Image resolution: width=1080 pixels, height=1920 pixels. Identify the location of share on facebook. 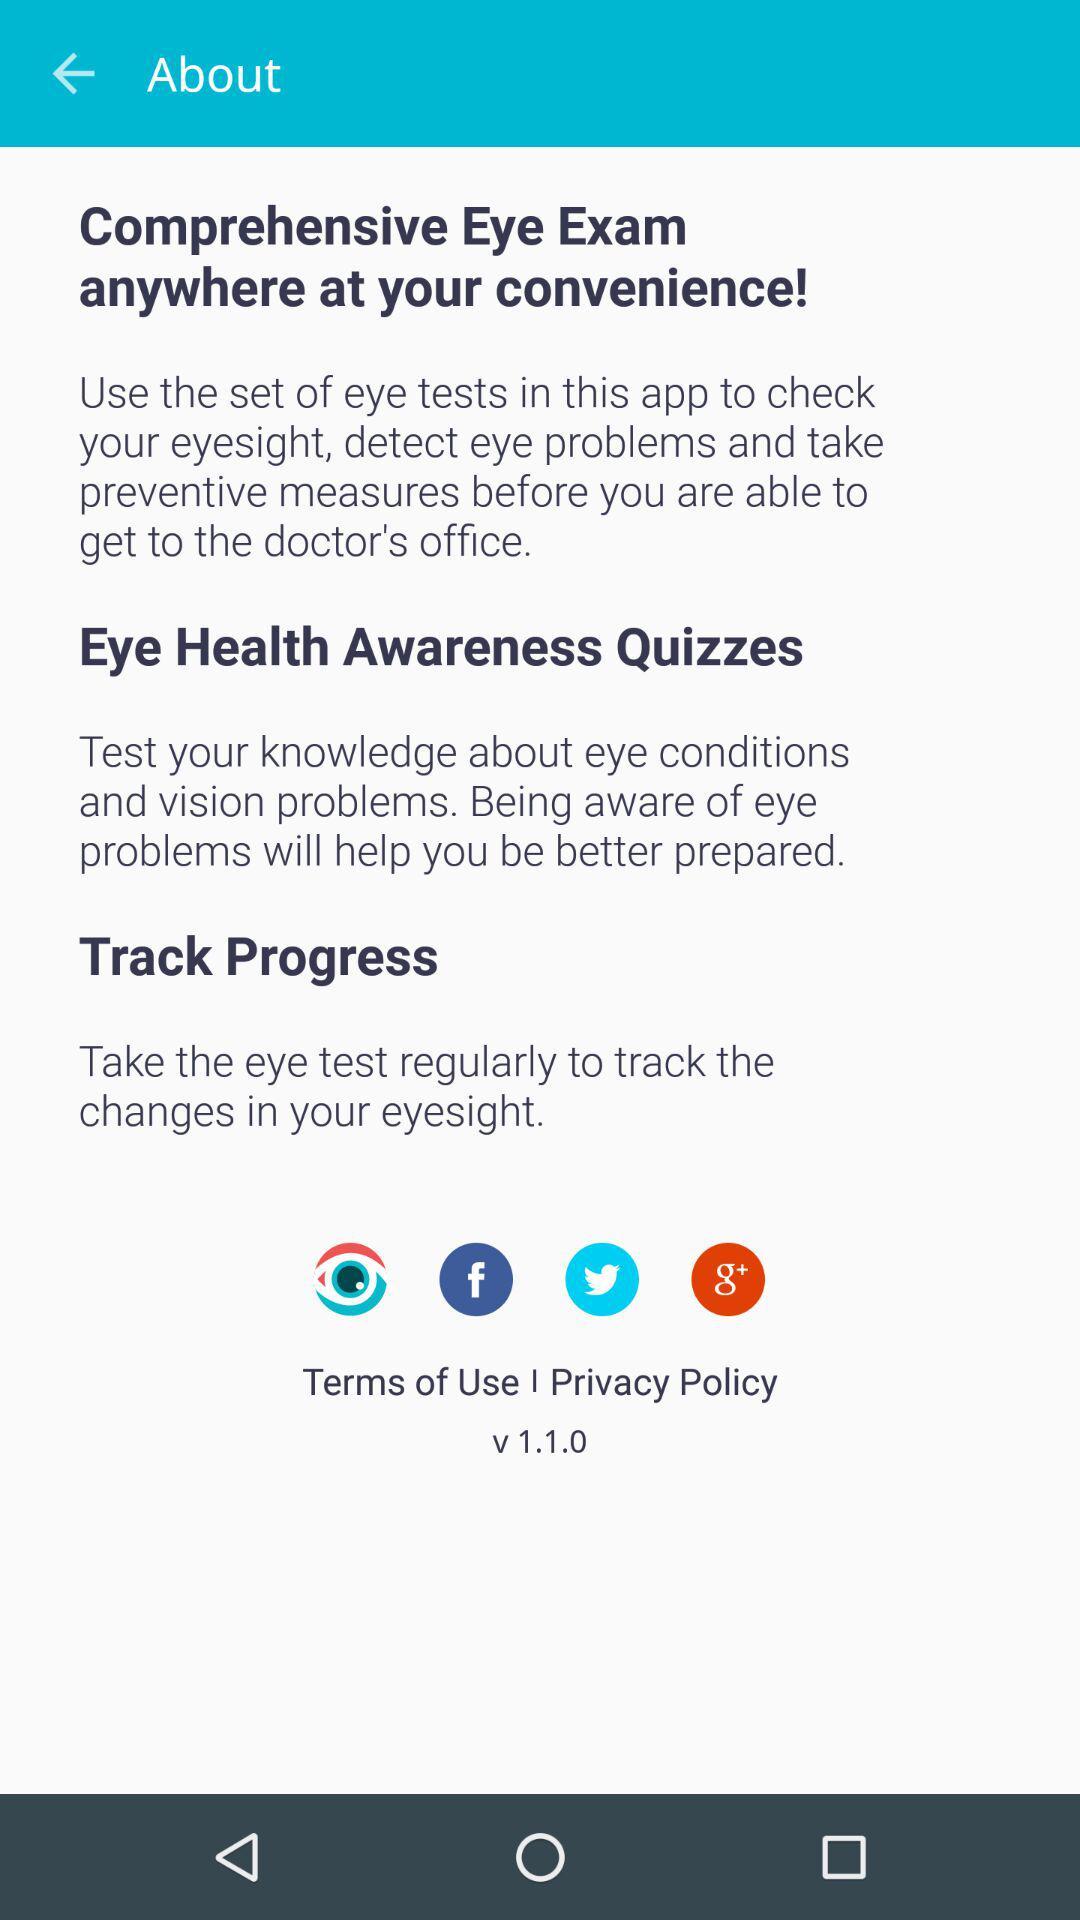
(476, 1278).